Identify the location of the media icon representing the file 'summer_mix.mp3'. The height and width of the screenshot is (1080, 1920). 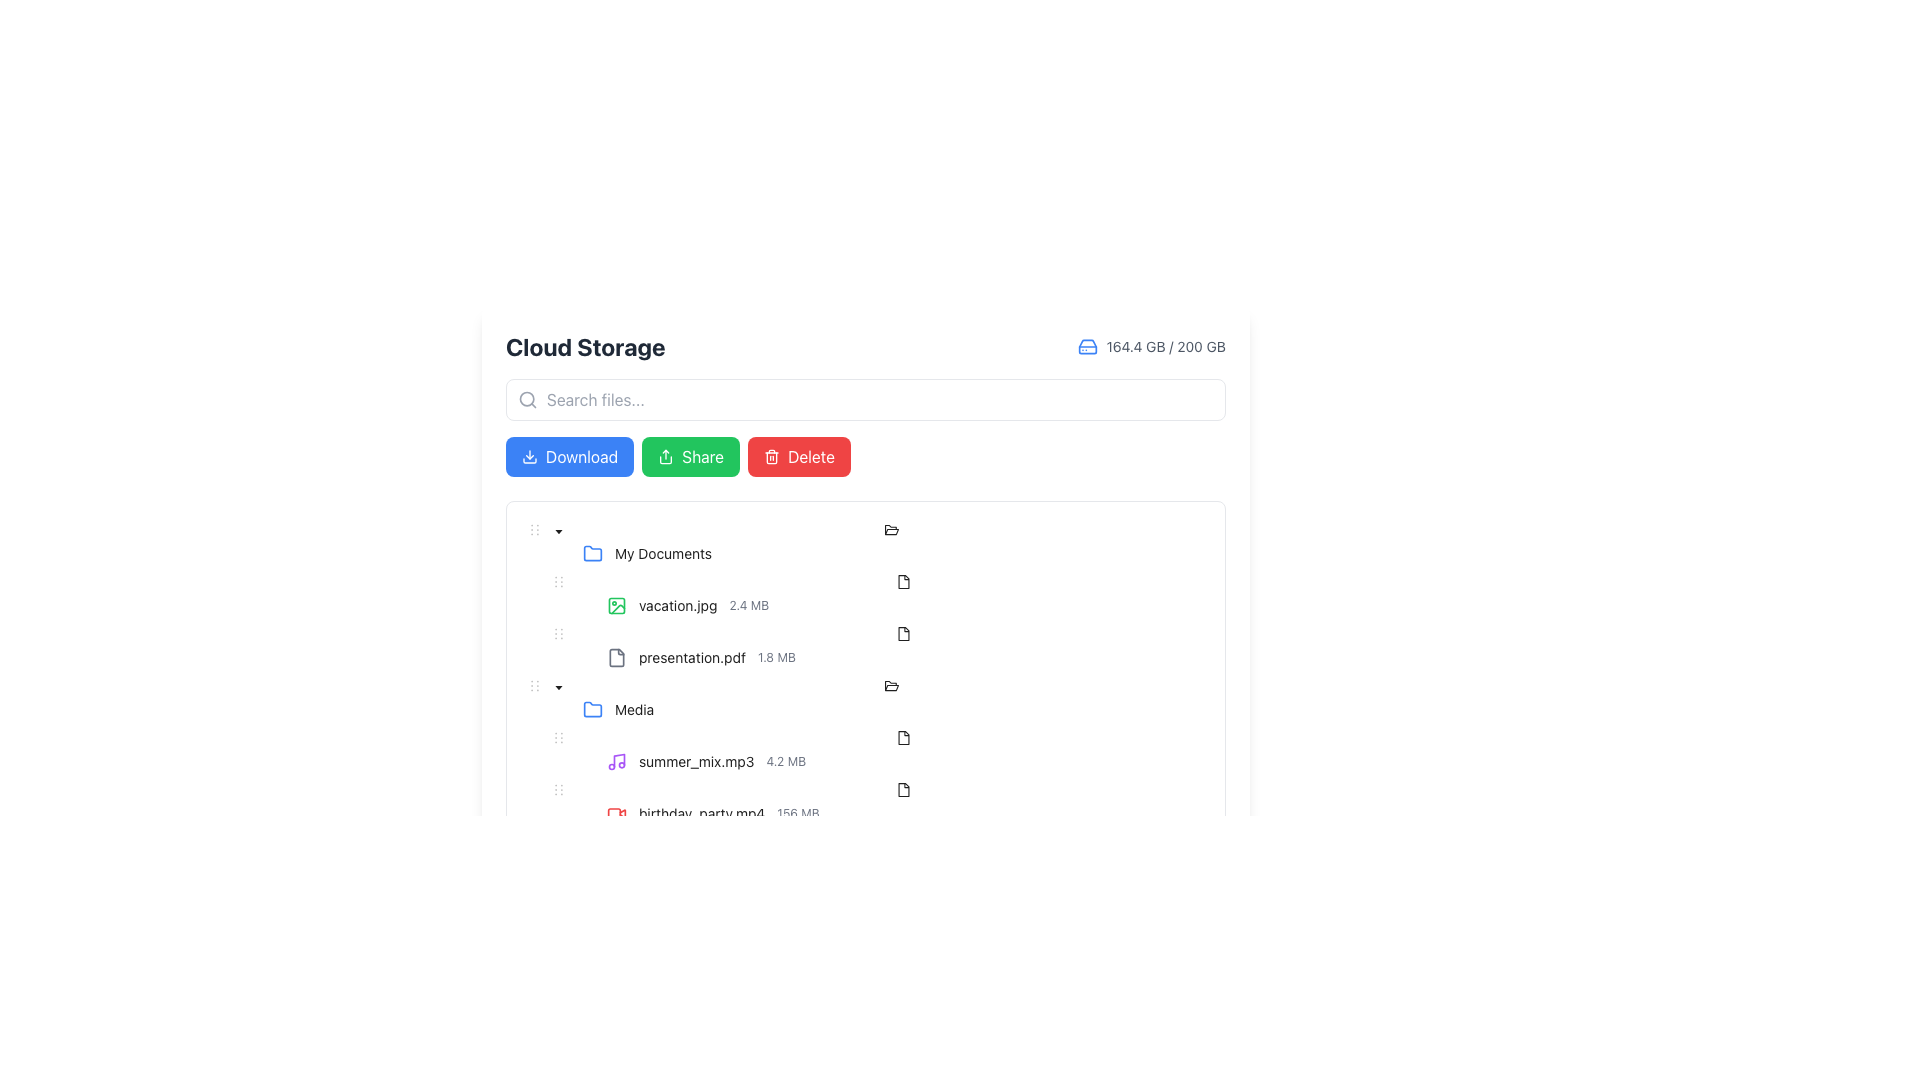
(902, 737).